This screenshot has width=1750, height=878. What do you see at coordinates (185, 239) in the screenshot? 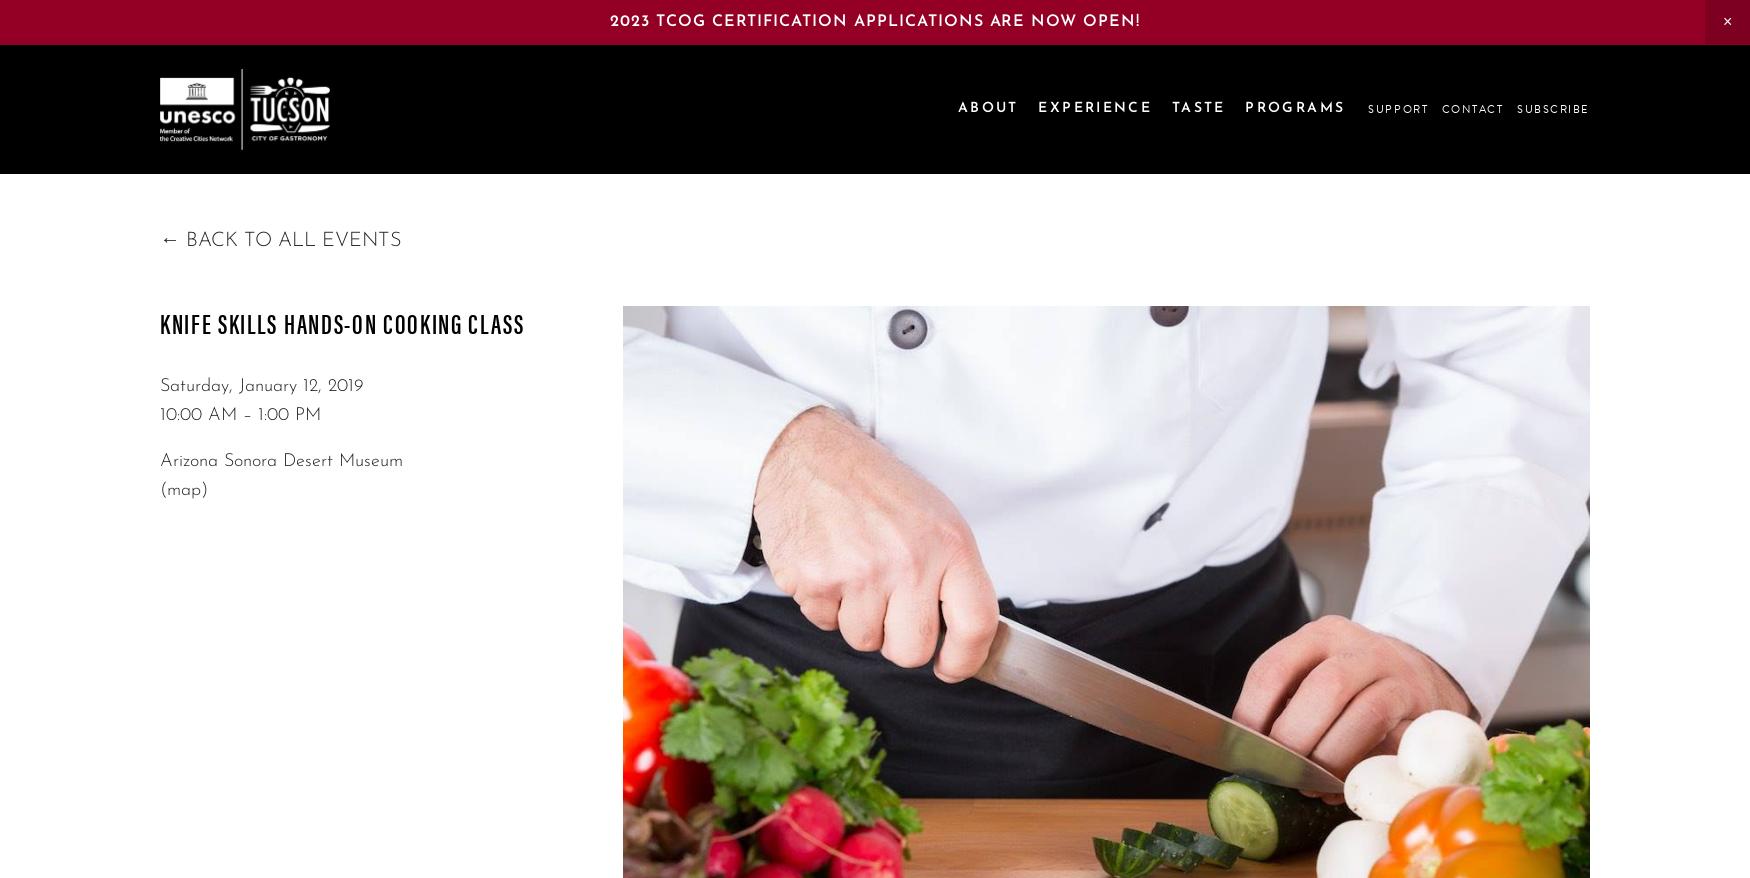
I see `'Back to All Events'` at bounding box center [185, 239].